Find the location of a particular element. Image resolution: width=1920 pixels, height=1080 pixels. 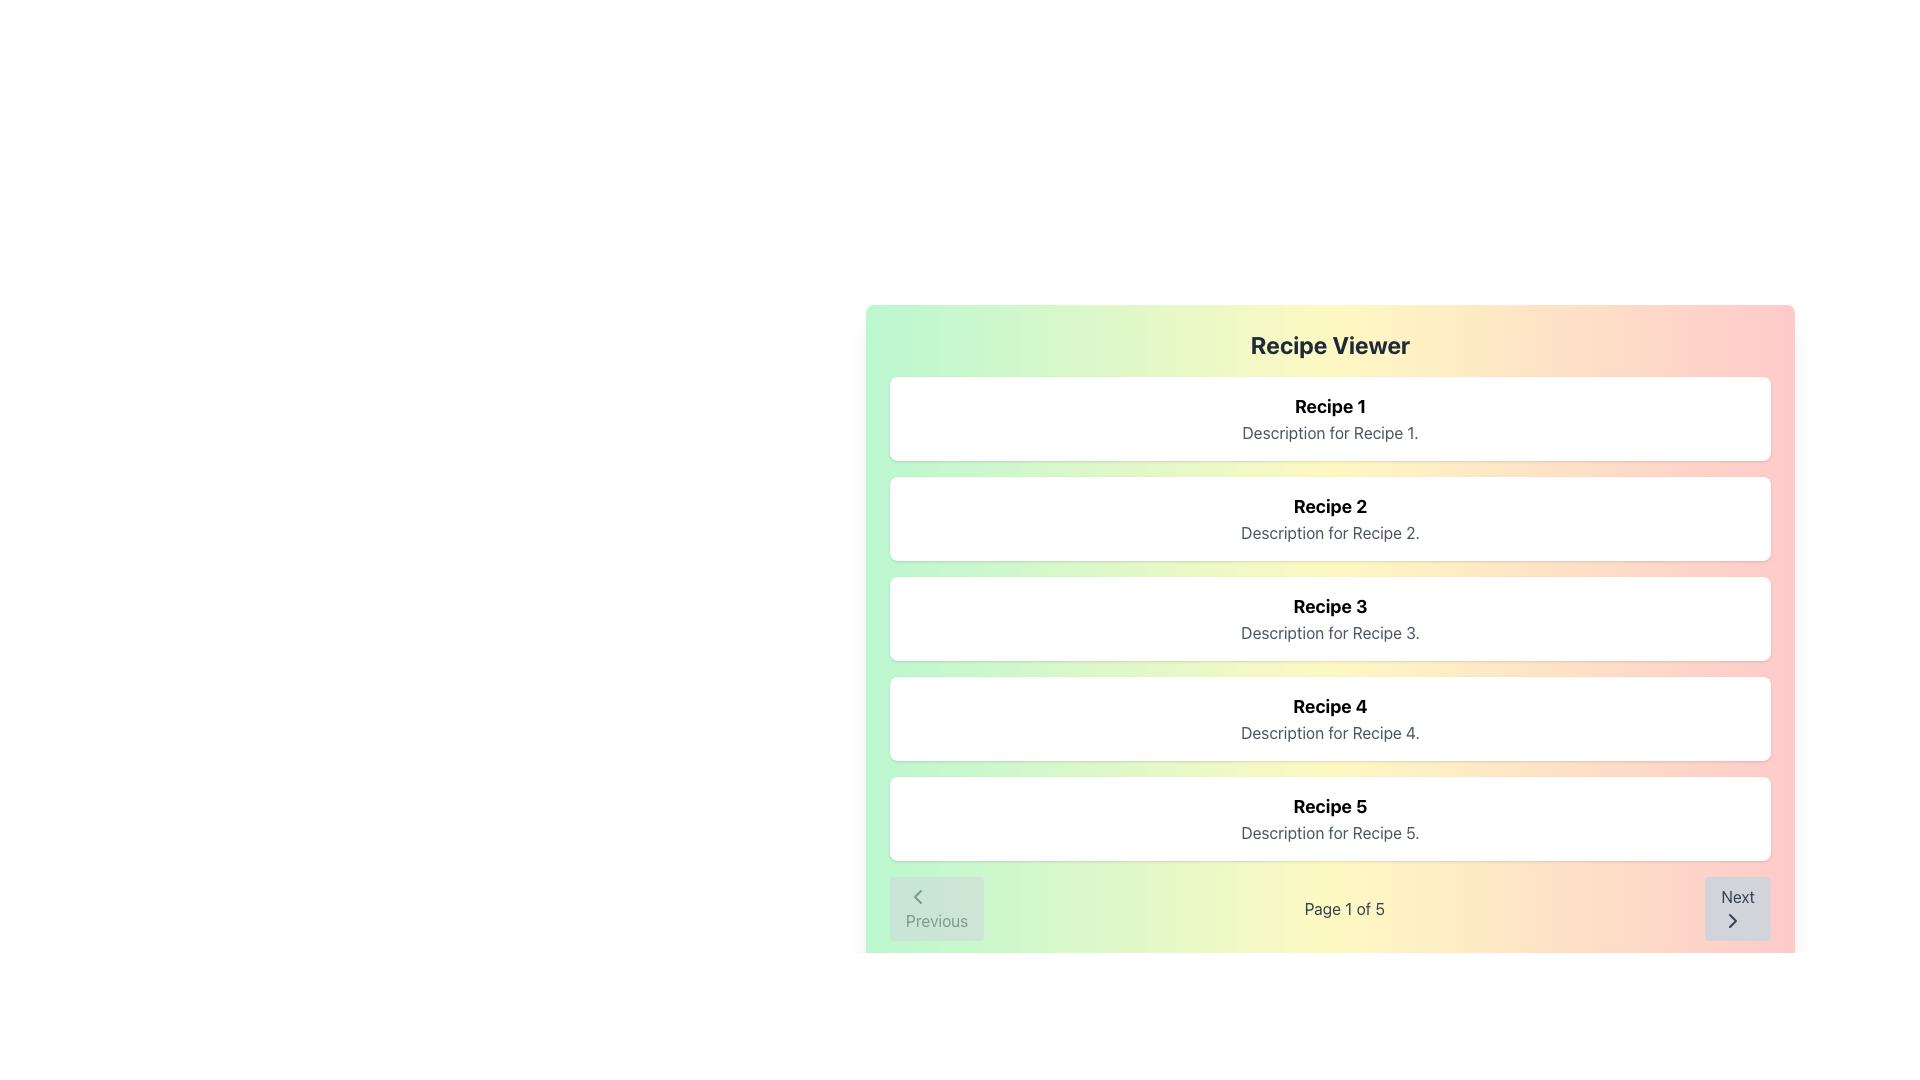

the heading element displaying 'Recipe 3', which serves as the title for a recipe card in the recipe viewer interface is located at coordinates (1330, 605).